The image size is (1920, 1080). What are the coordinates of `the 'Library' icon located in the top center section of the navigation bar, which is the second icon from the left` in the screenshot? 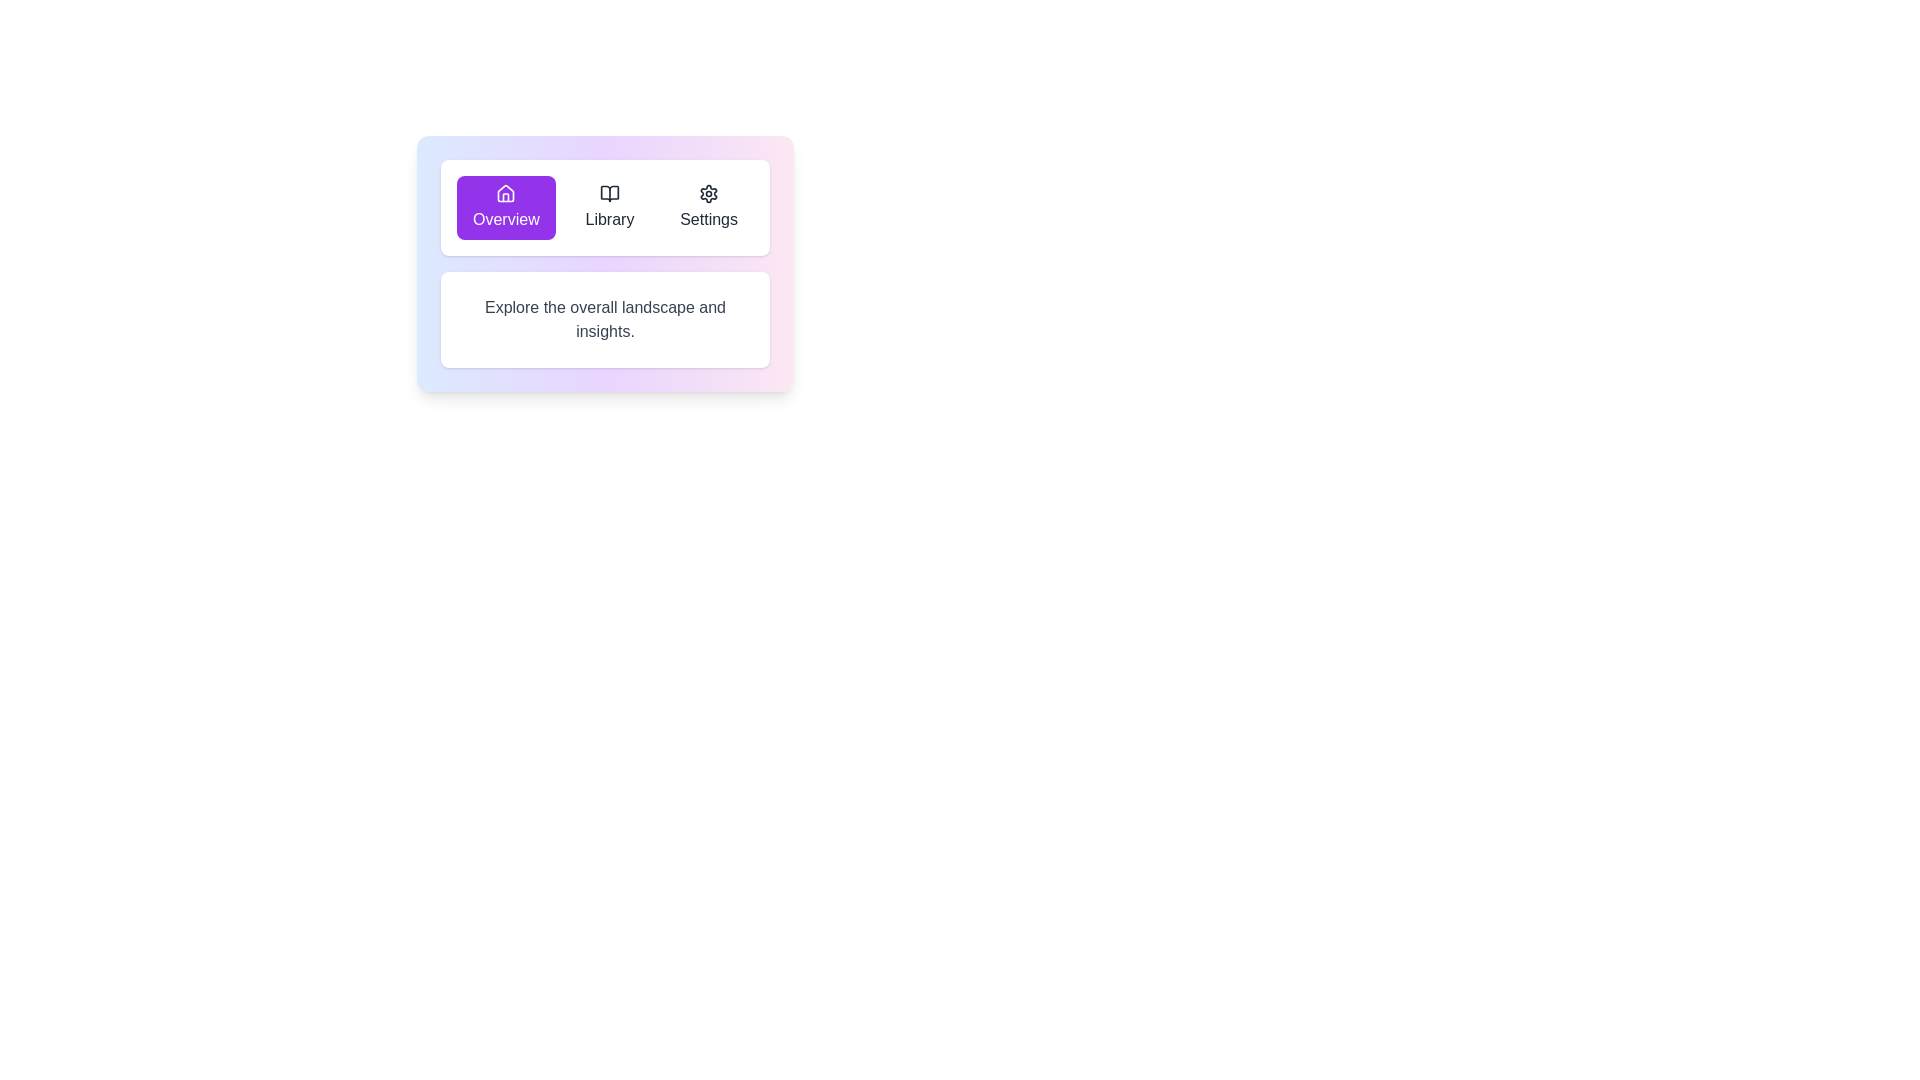 It's located at (608, 193).